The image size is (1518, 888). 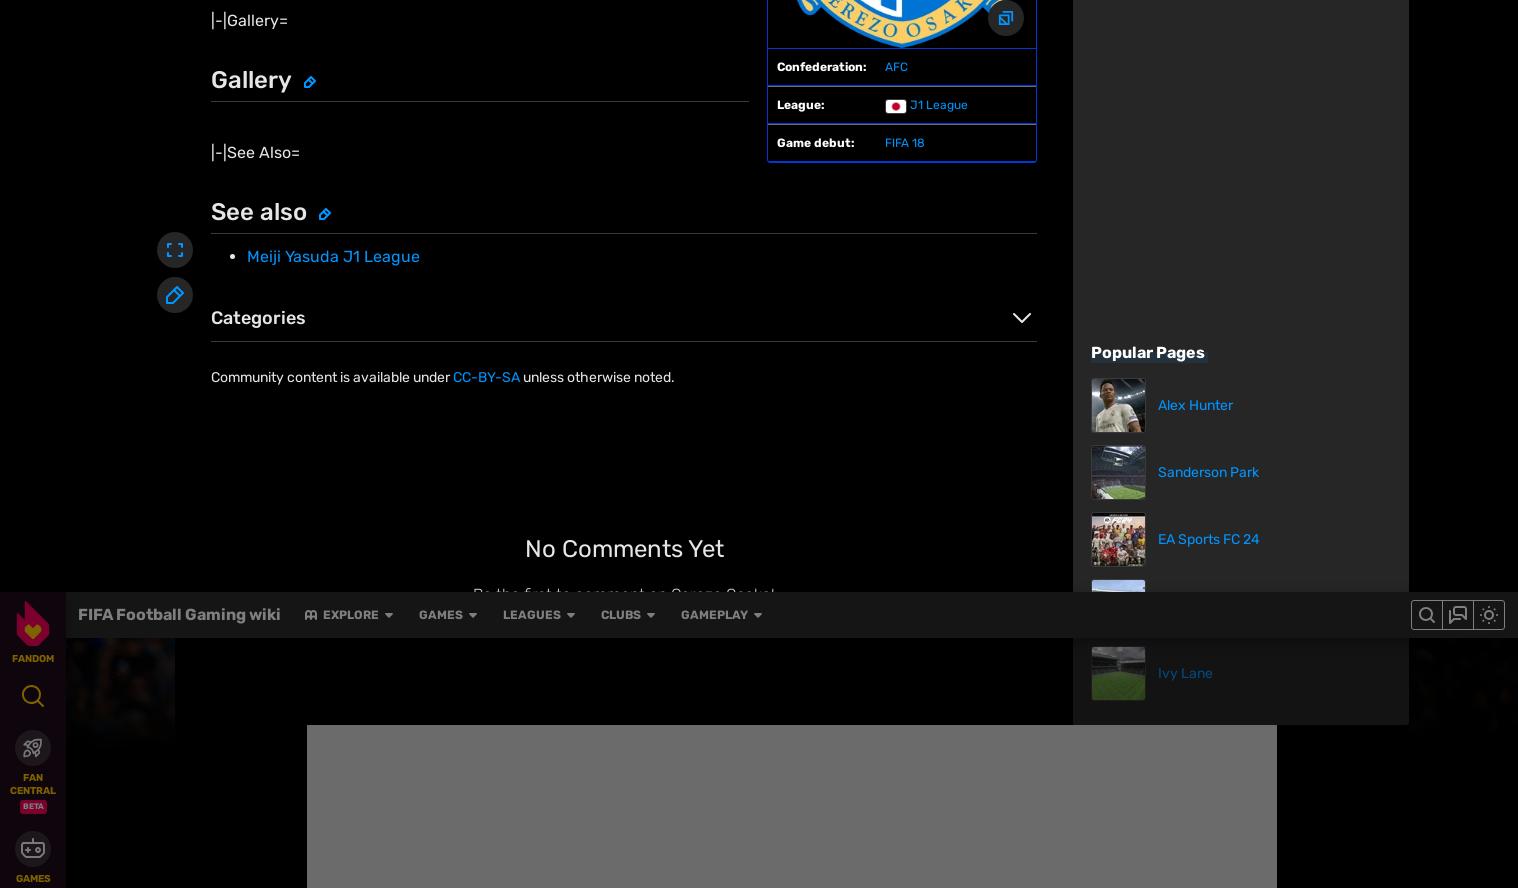 I want to click on 'Support', so click(x=800, y=826).